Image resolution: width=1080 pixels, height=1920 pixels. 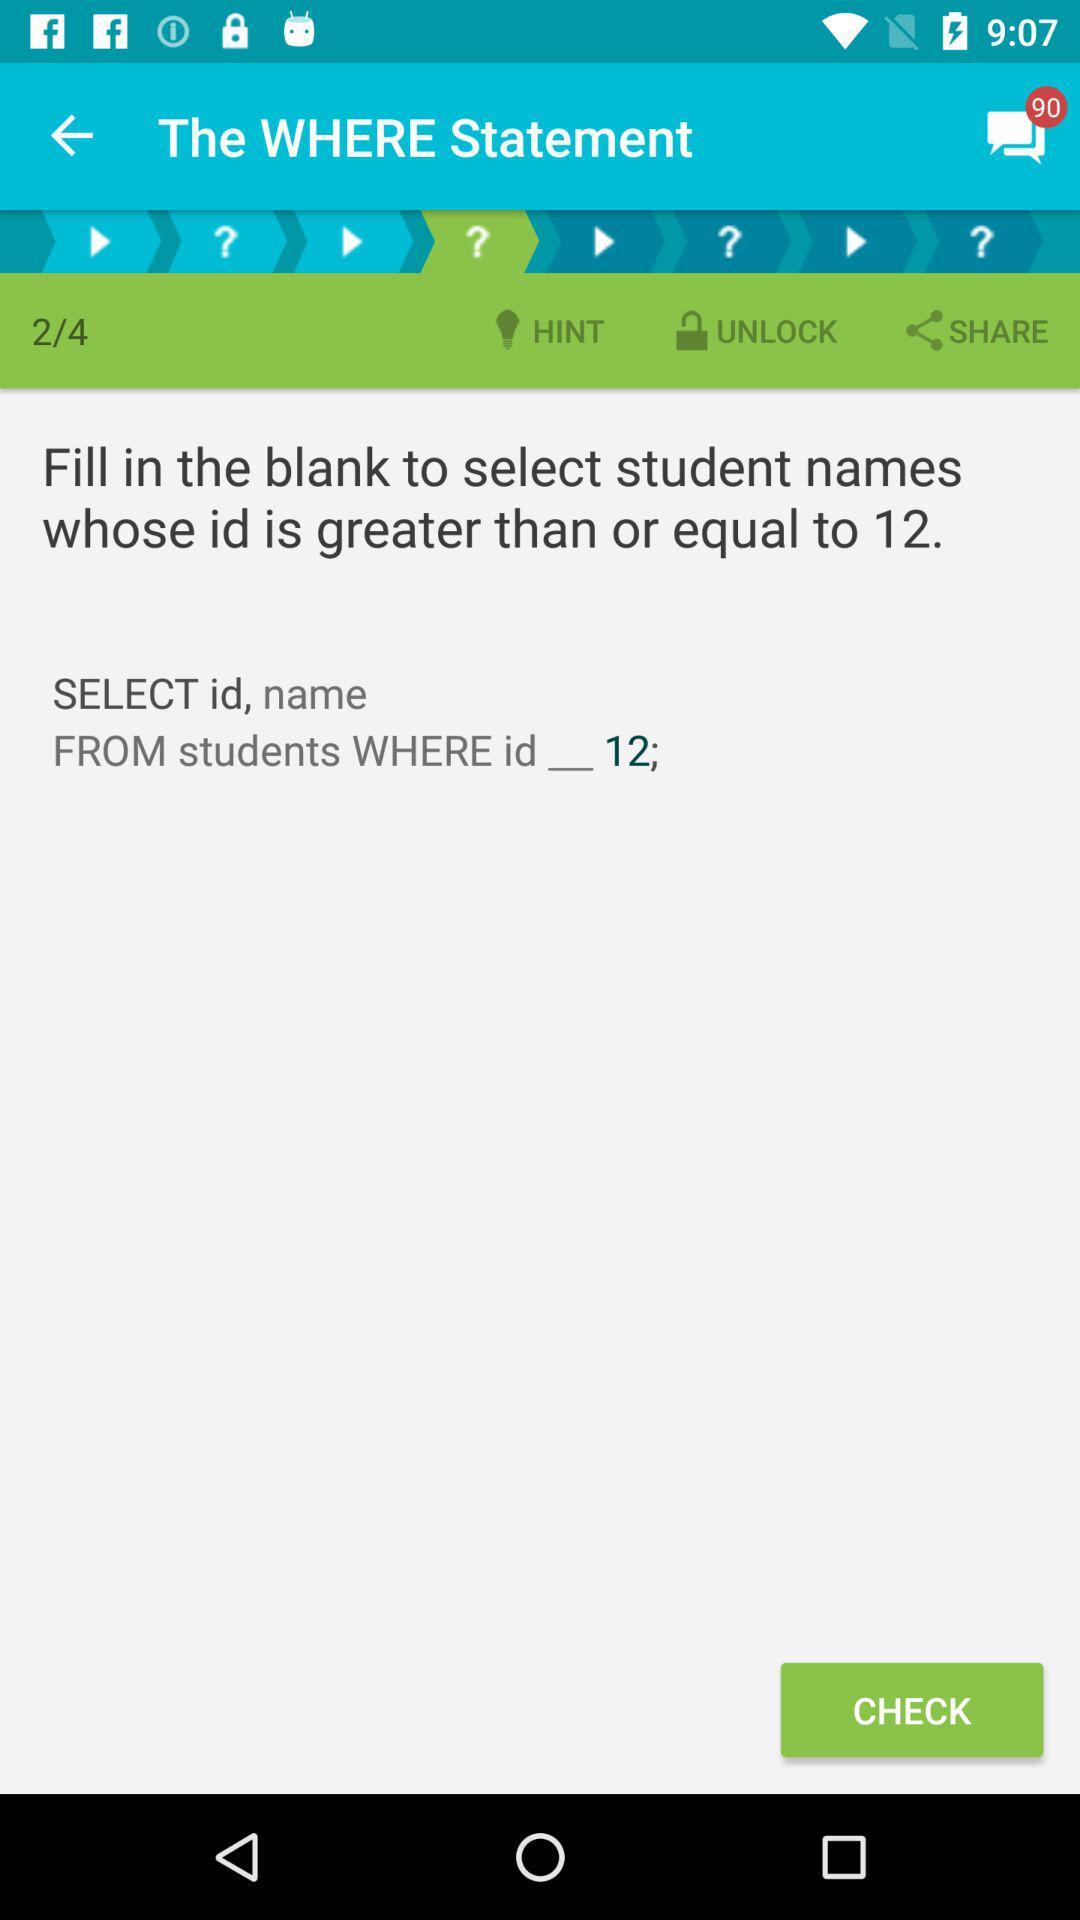 What do you see at coordinates (729, 240) in the screenshot?
I see `to move on the third question in a series of questions` at bounding box center [729, 240].